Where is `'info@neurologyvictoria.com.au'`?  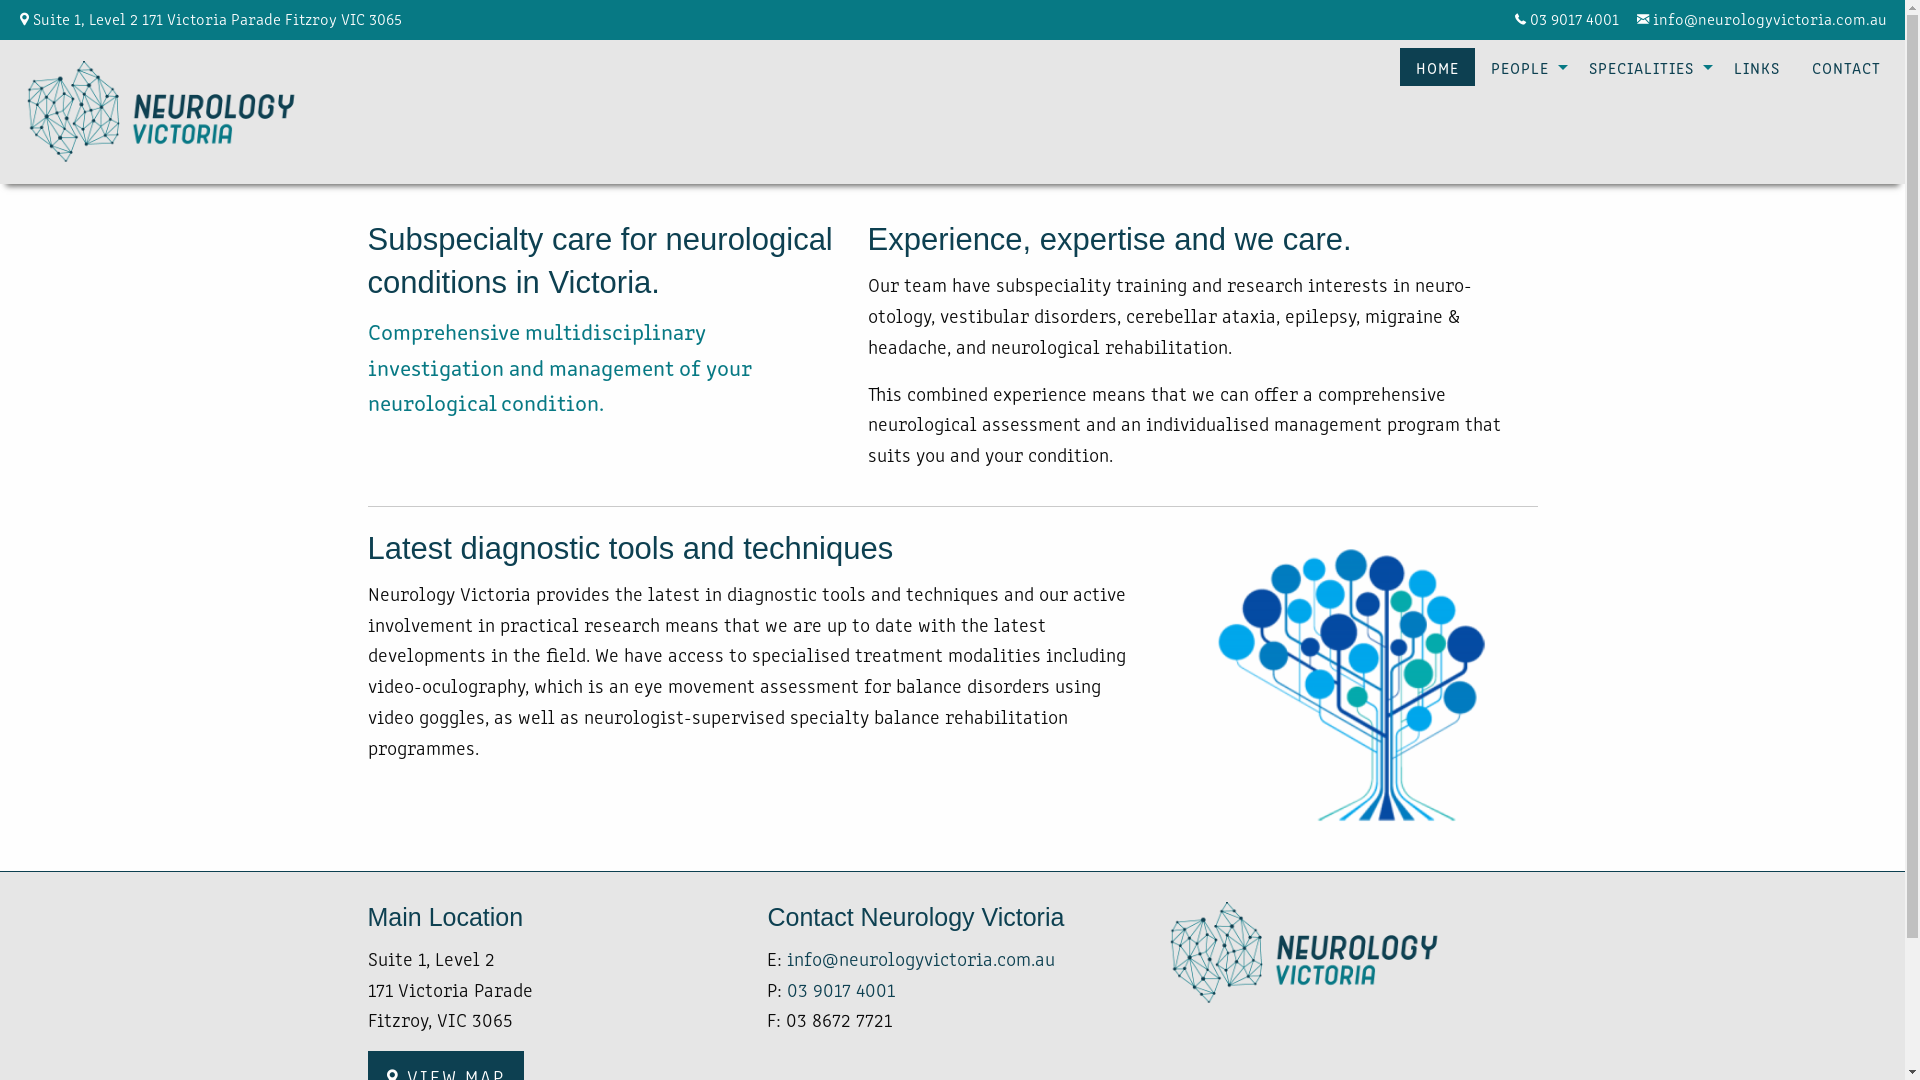 'info@neurologyvictoria.com.au' is located at coordinates (920, 956).